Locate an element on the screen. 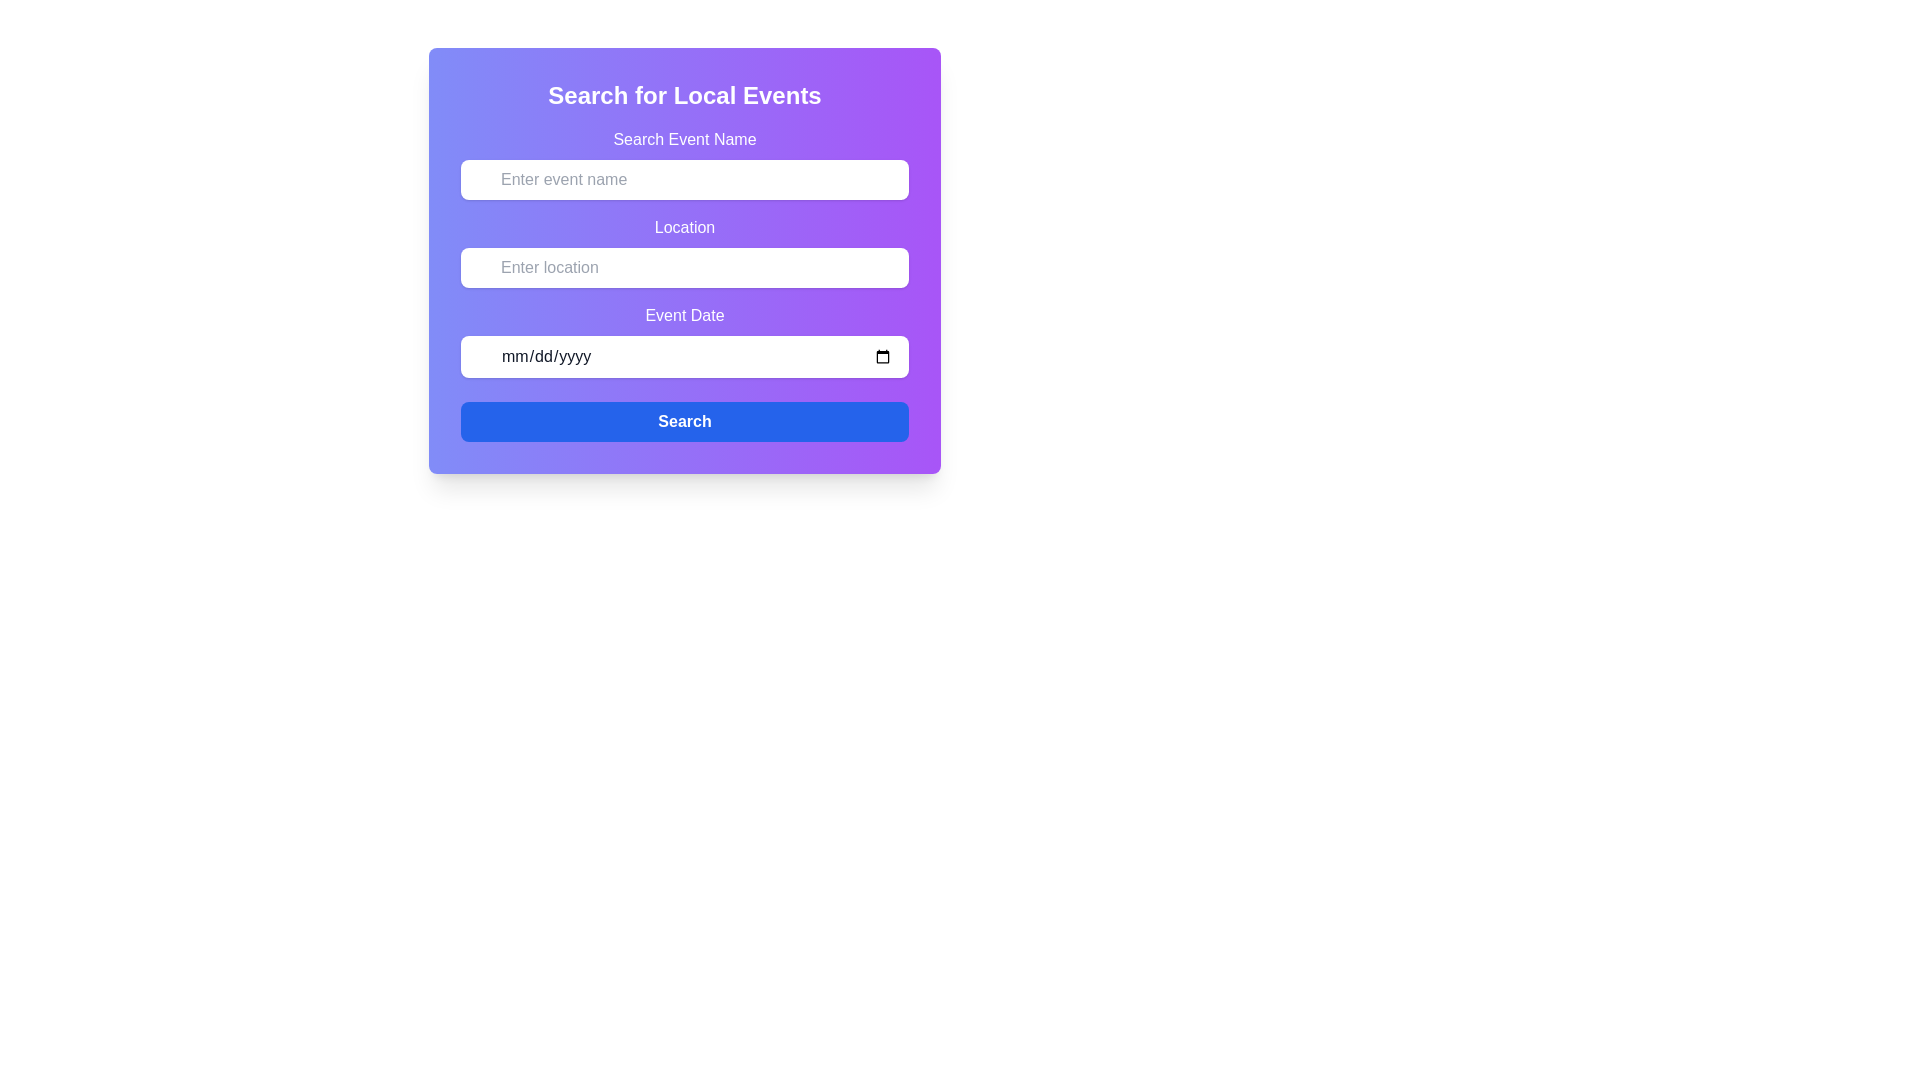 The width and height of the screenshot is (1920, 1080). the title text element at the top of the card that indicates the purpose of the subsequent interface elements is located at coordinates (685, 96).